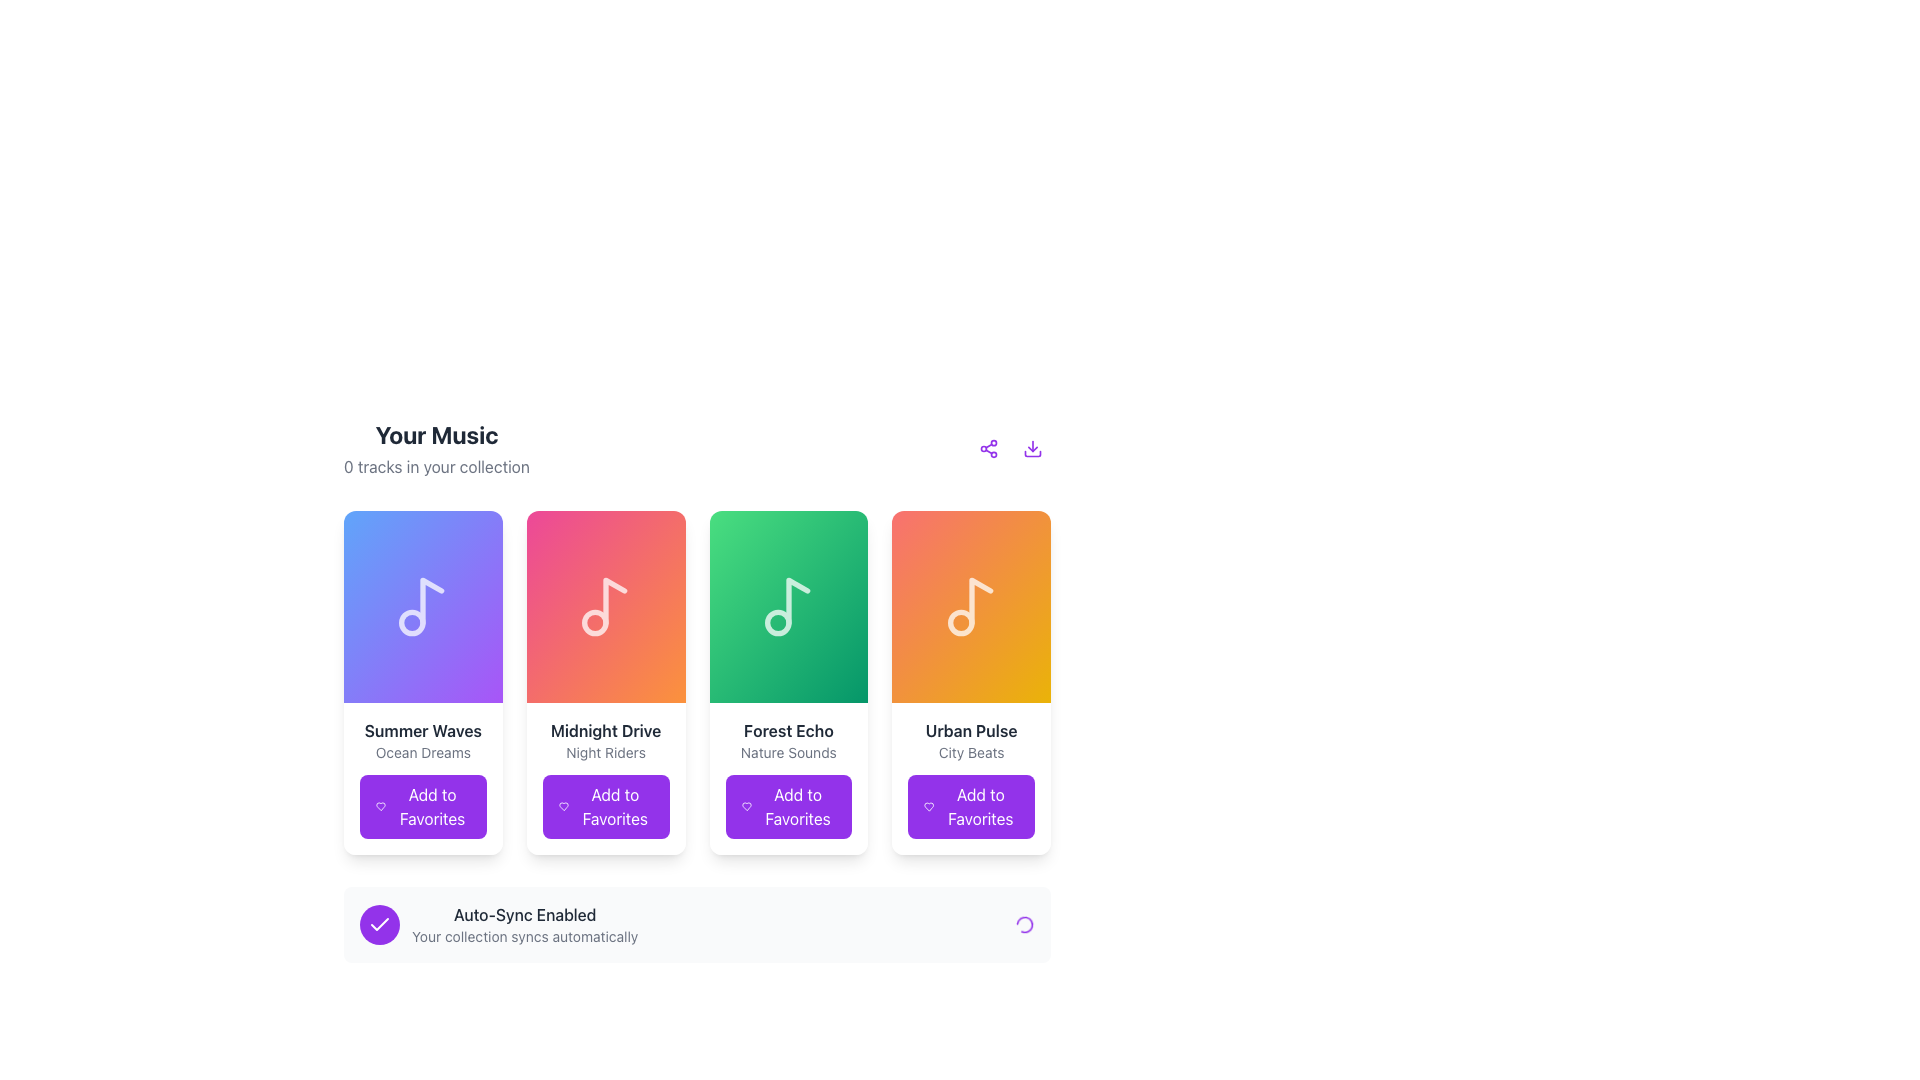  I want to click on the 'Add to Favorites' button on the fourth Interactive Card located in the bottom-right corner of the grid, so click(971, 681).